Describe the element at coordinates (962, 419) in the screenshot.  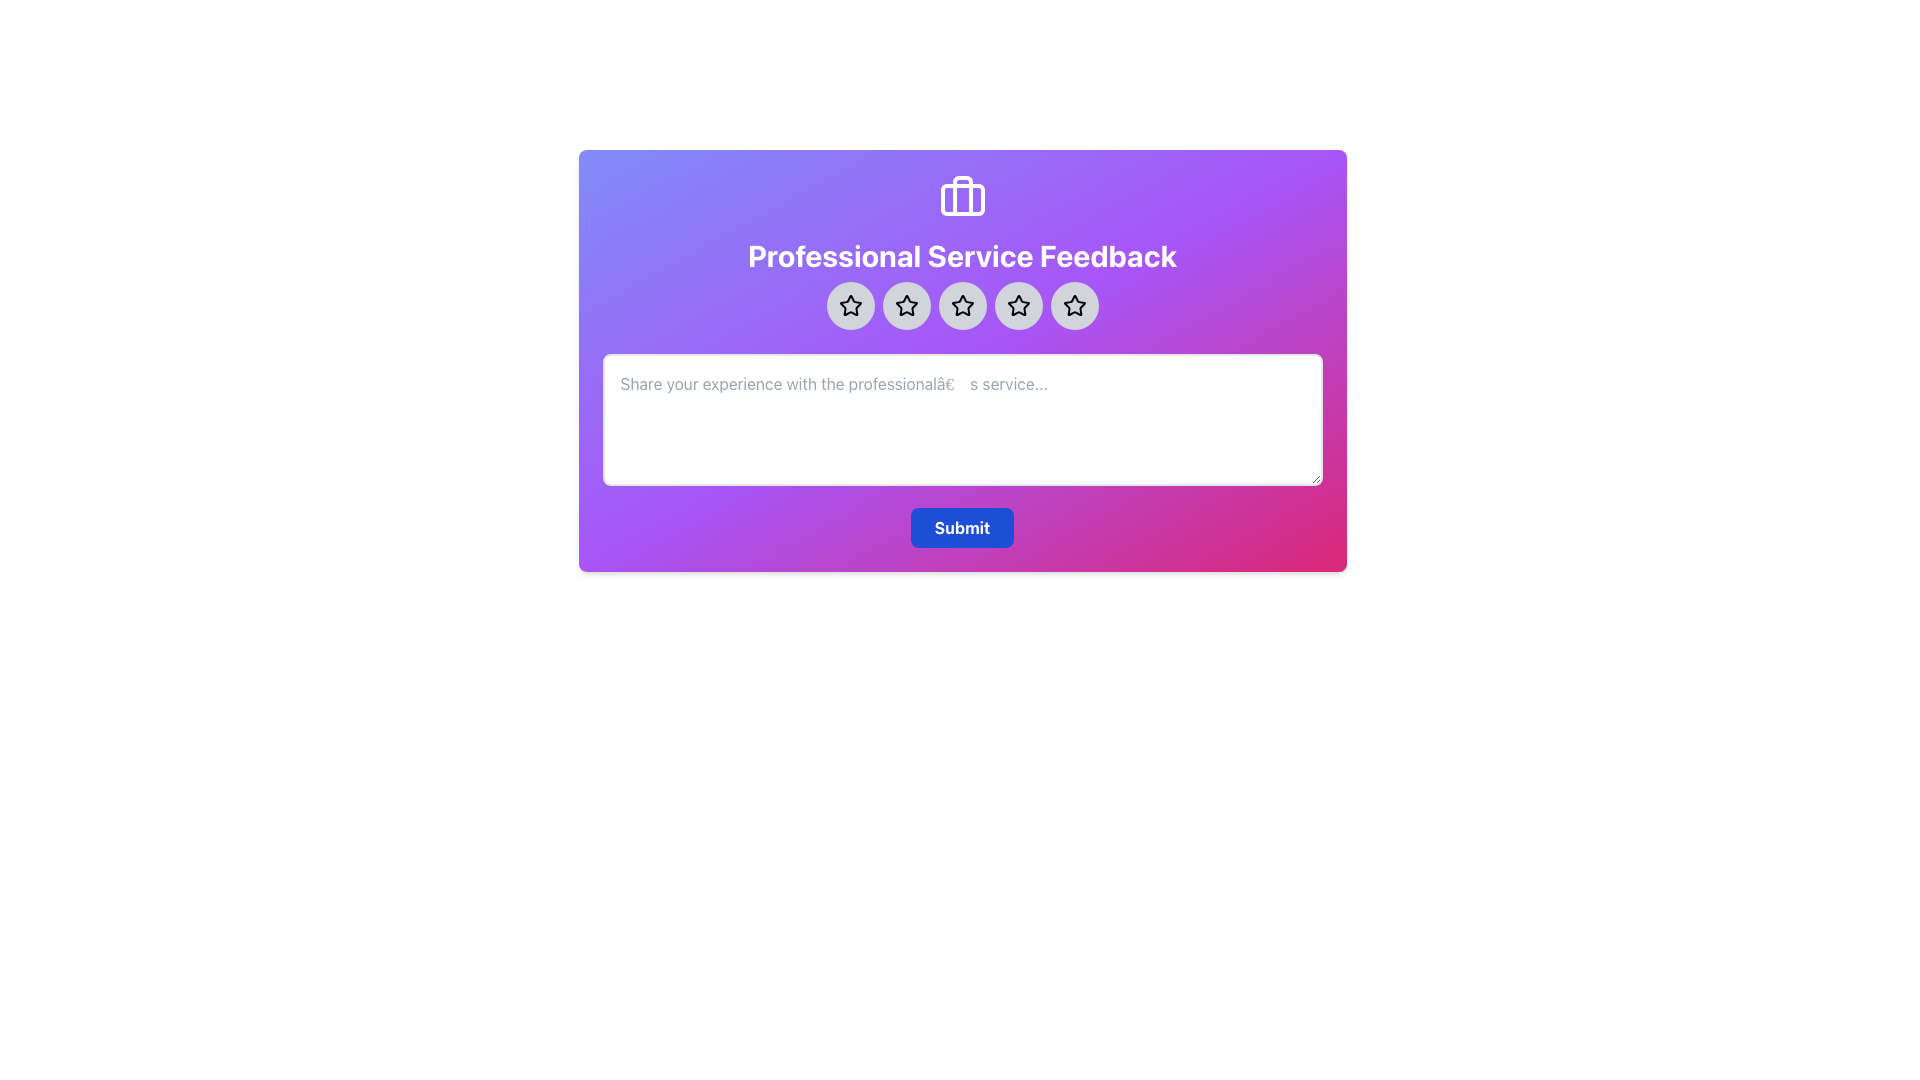
I see `the text in the rectangular text input area with rounded corners, which has a light placeholder text reading 'Share your experience with the professional’s service...'` at that location.